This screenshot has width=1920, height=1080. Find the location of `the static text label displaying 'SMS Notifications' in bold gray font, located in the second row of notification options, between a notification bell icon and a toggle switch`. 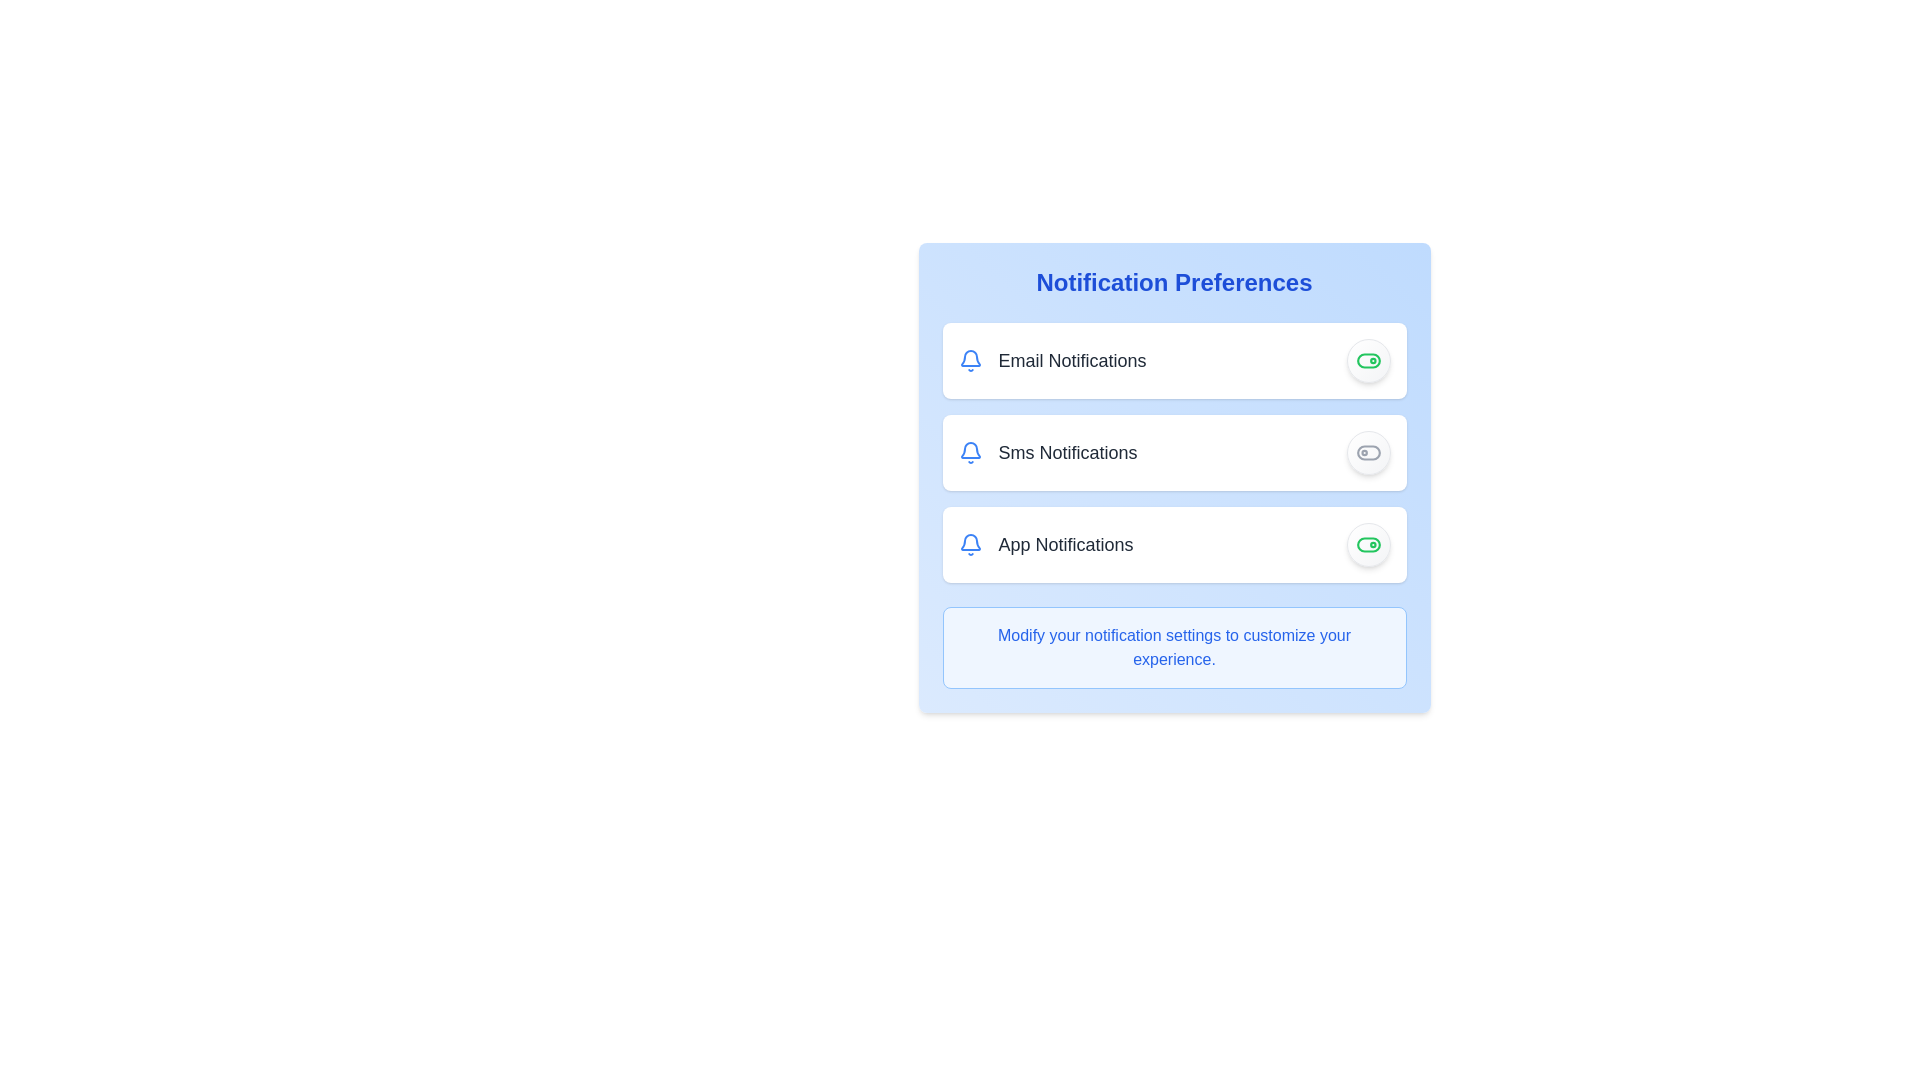

the static text label displaying 'SMS Notifications' in bold gray font, located in the second row of notification options, between a notification bell icon and a toggle switch is located at coordinates (1067, 452).